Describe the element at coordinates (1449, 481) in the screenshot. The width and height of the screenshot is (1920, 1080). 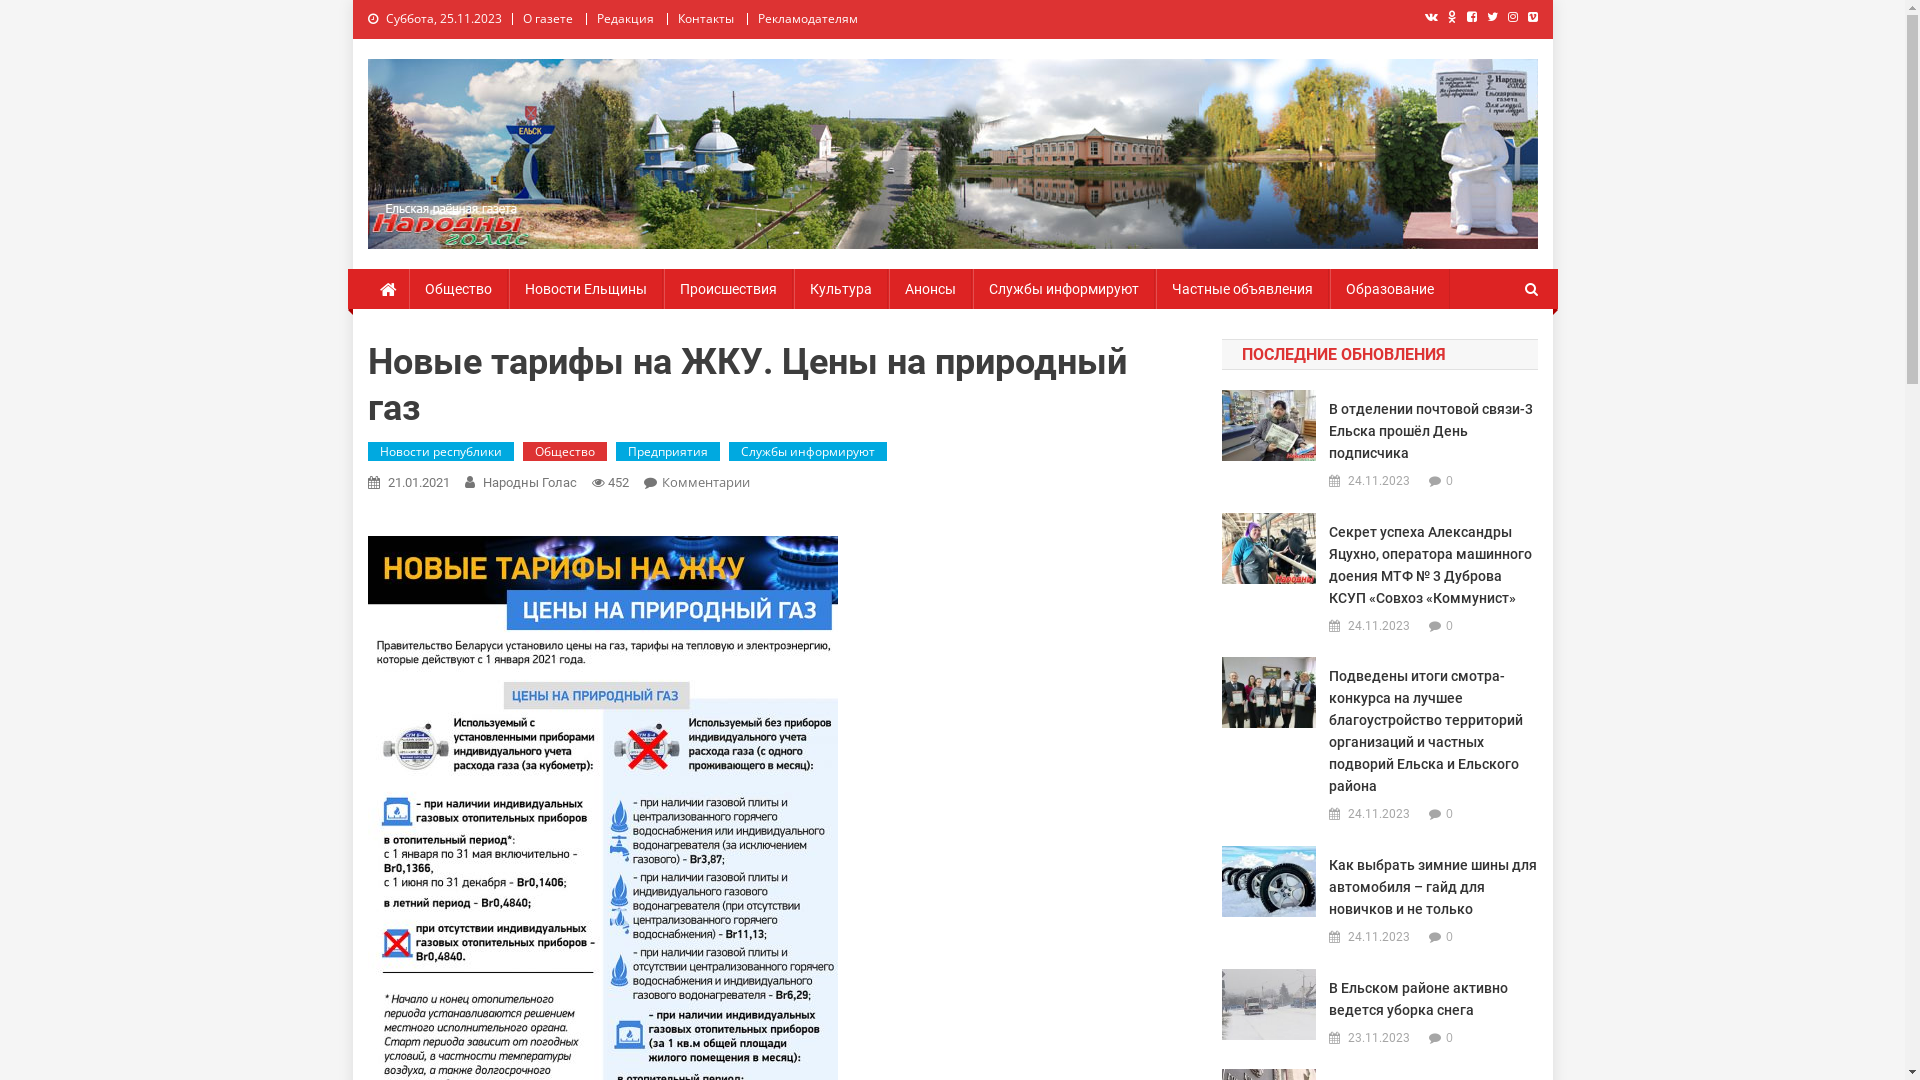
I see `'0'` at that location.